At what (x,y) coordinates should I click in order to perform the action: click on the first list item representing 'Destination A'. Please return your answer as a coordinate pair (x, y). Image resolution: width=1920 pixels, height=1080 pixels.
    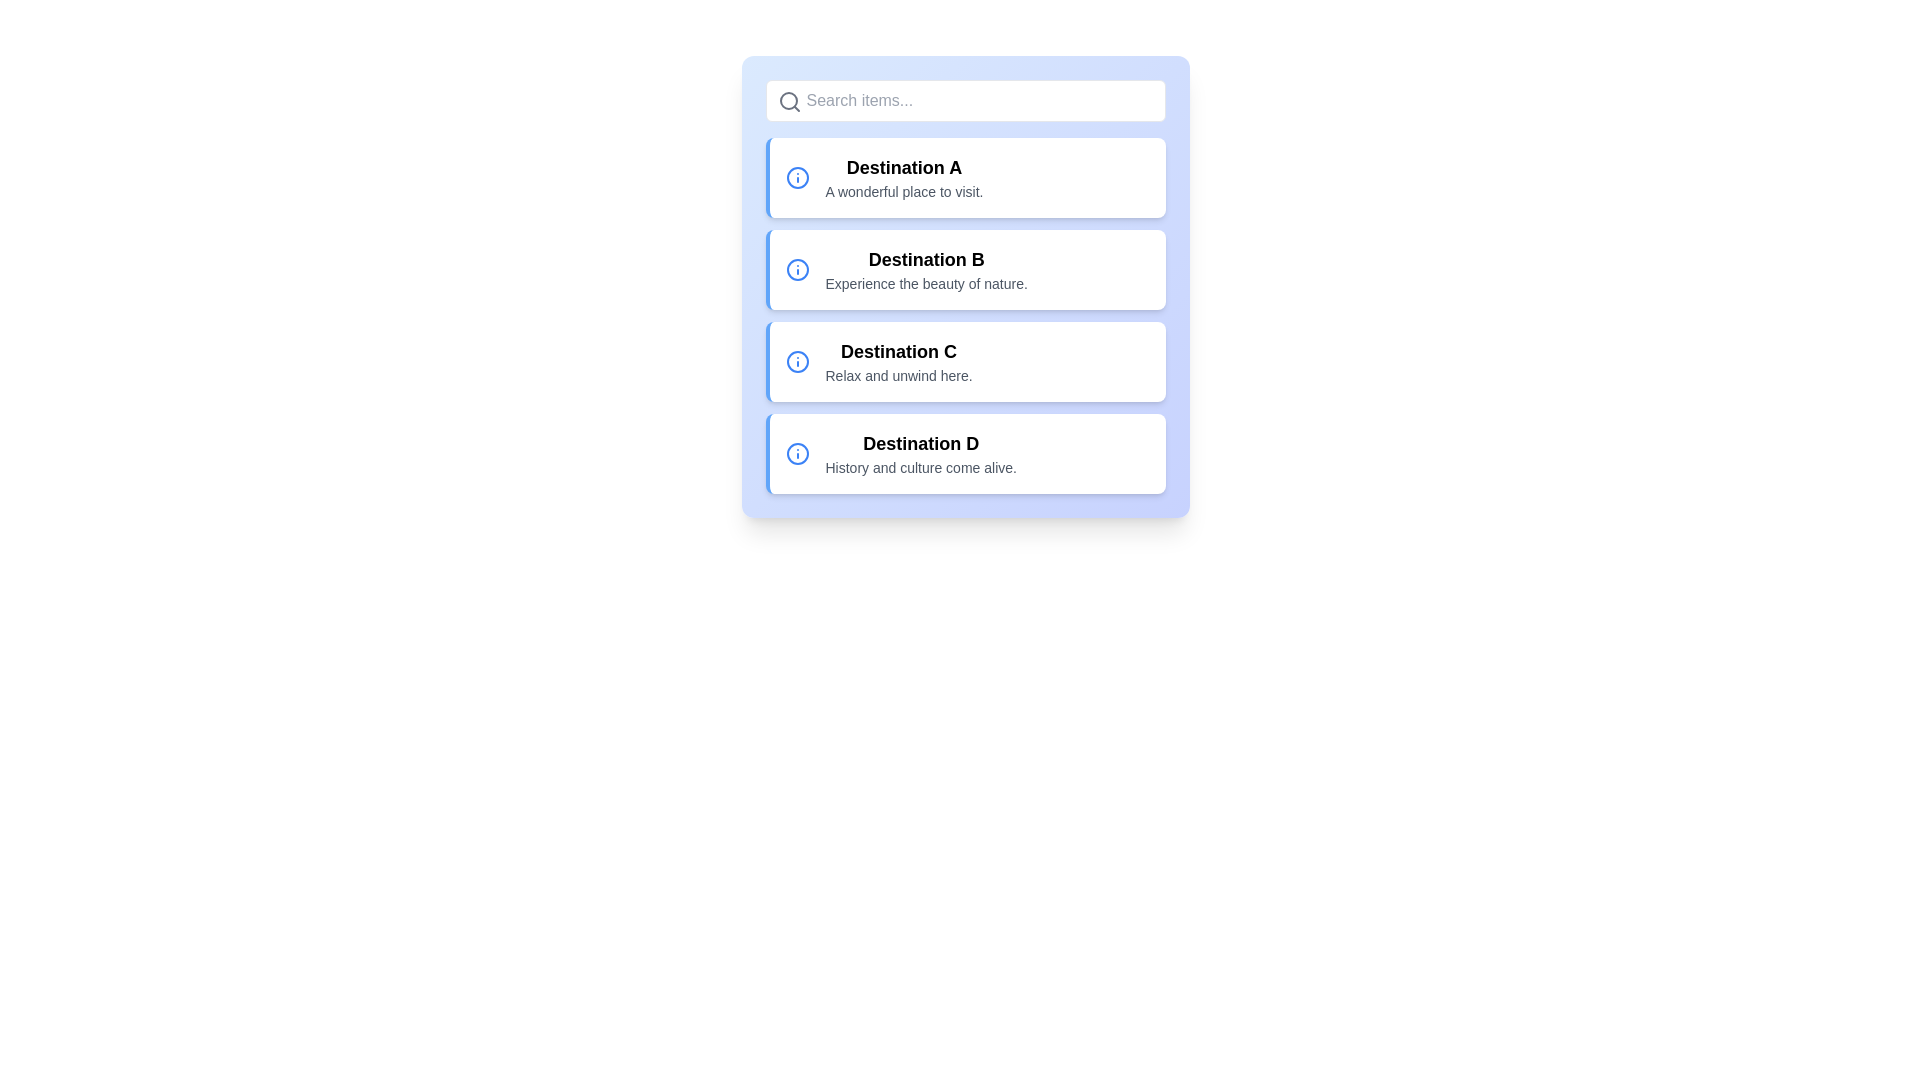
    Looking at the image, I should click on (965, 176).